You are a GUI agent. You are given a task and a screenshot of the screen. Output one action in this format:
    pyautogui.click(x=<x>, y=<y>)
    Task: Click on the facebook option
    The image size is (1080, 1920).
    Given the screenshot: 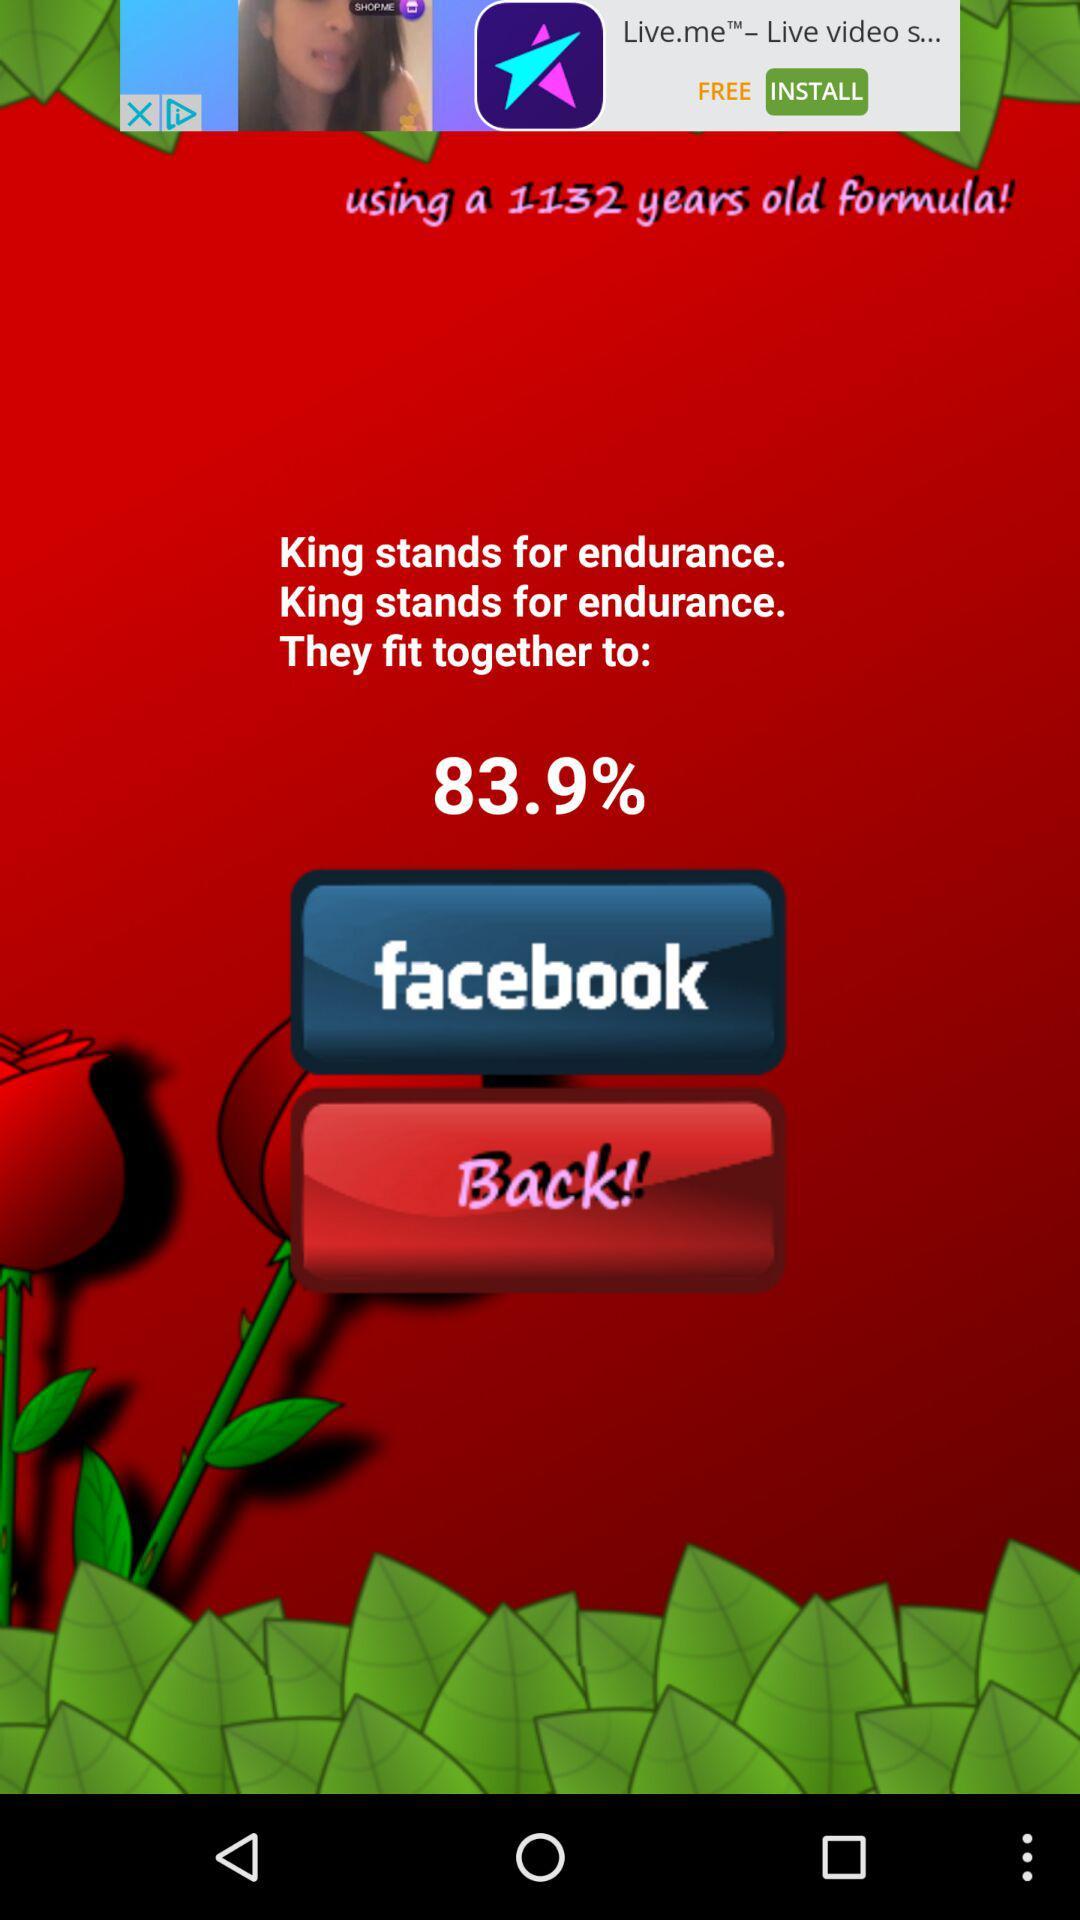 What is the action you would take?
    pyautogui.click(x=538, y=970)
    